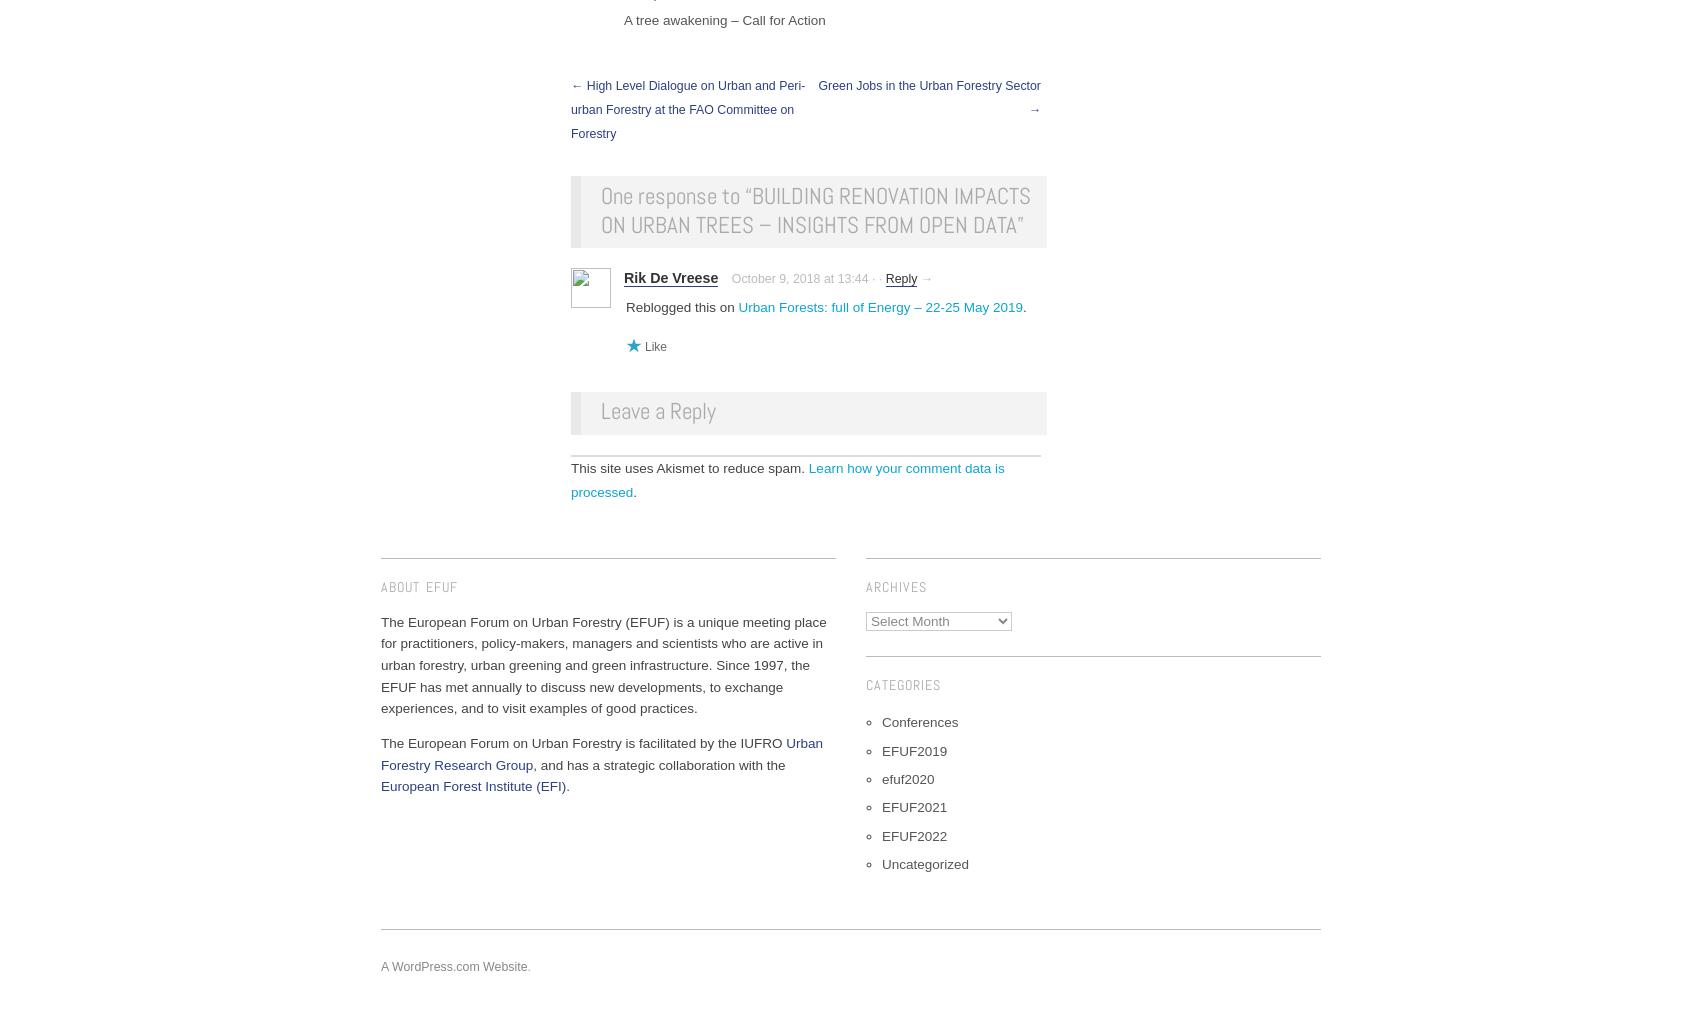 The image size is (1702, 1010). Describe the element at coordinates (603, 663) in the screenshot. I see `'The European Forum on Urban Forestry (EFUF) is a unique meeting place for practitioners, policy-makers, managers and scientists who are active in urban forestry, urban greening and green infrastructure. Since 1997, the EFUF has met annually to discuss new developments, to exchange experiences, and to visit examples of good practices.'` at that location.